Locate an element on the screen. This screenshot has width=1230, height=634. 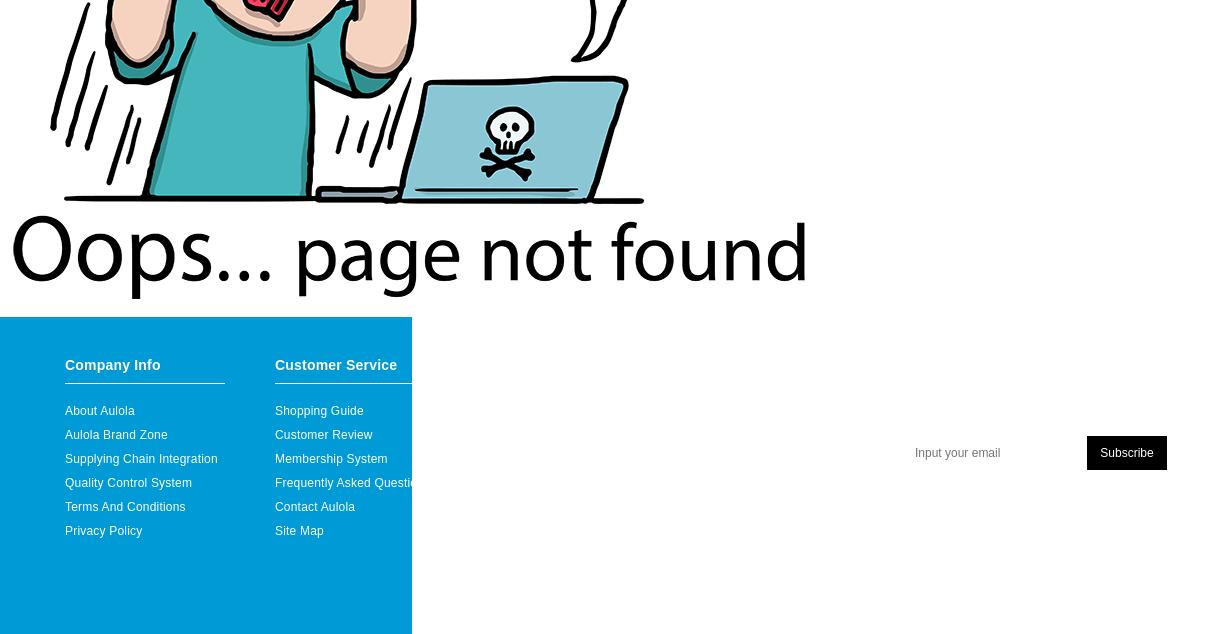
'Specials Order' is located at coordinates (736, 459).